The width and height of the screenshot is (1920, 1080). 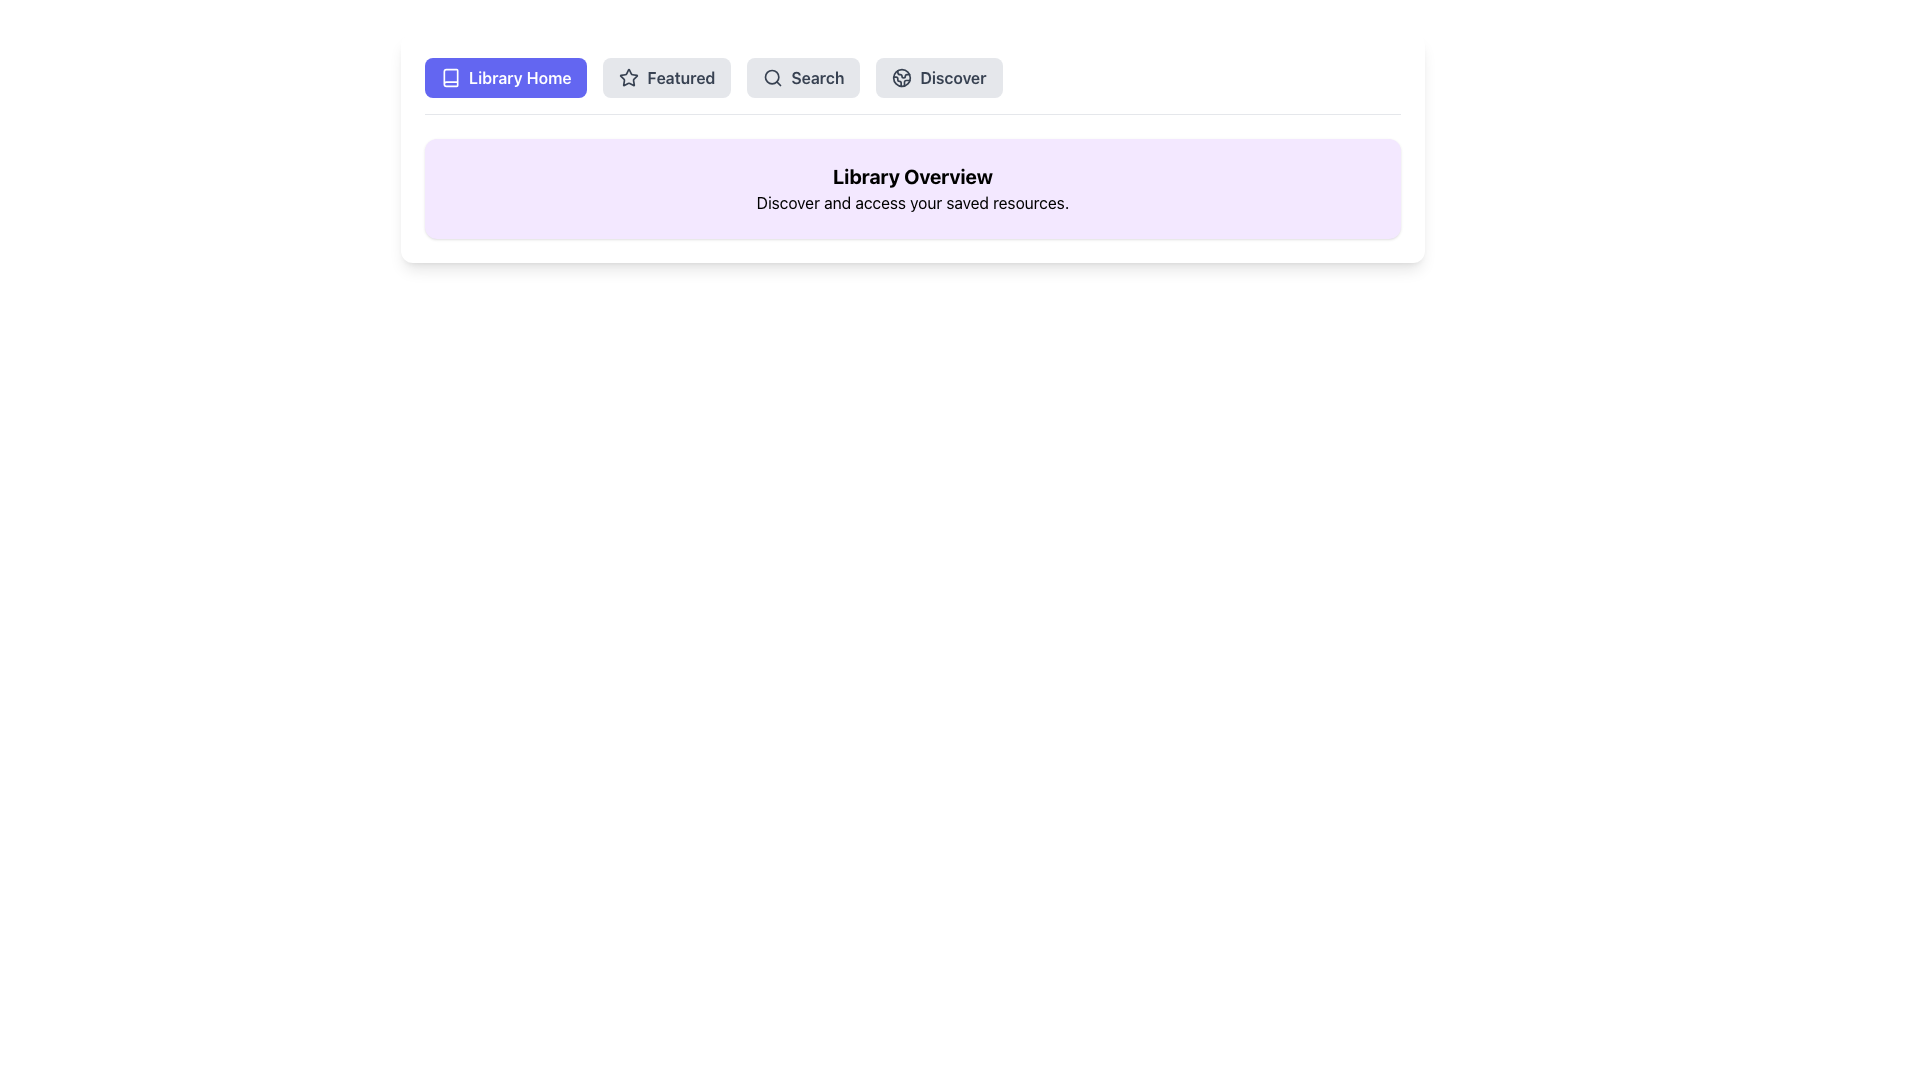 What do you see at coordinates (911, 203) in the screenshot?
I see `the text that reads 'Discover and access your saved resources.' which is styled in a regular sans-serif font and located beneath the 'Library Overview' header` at bounding box center [911, 203].